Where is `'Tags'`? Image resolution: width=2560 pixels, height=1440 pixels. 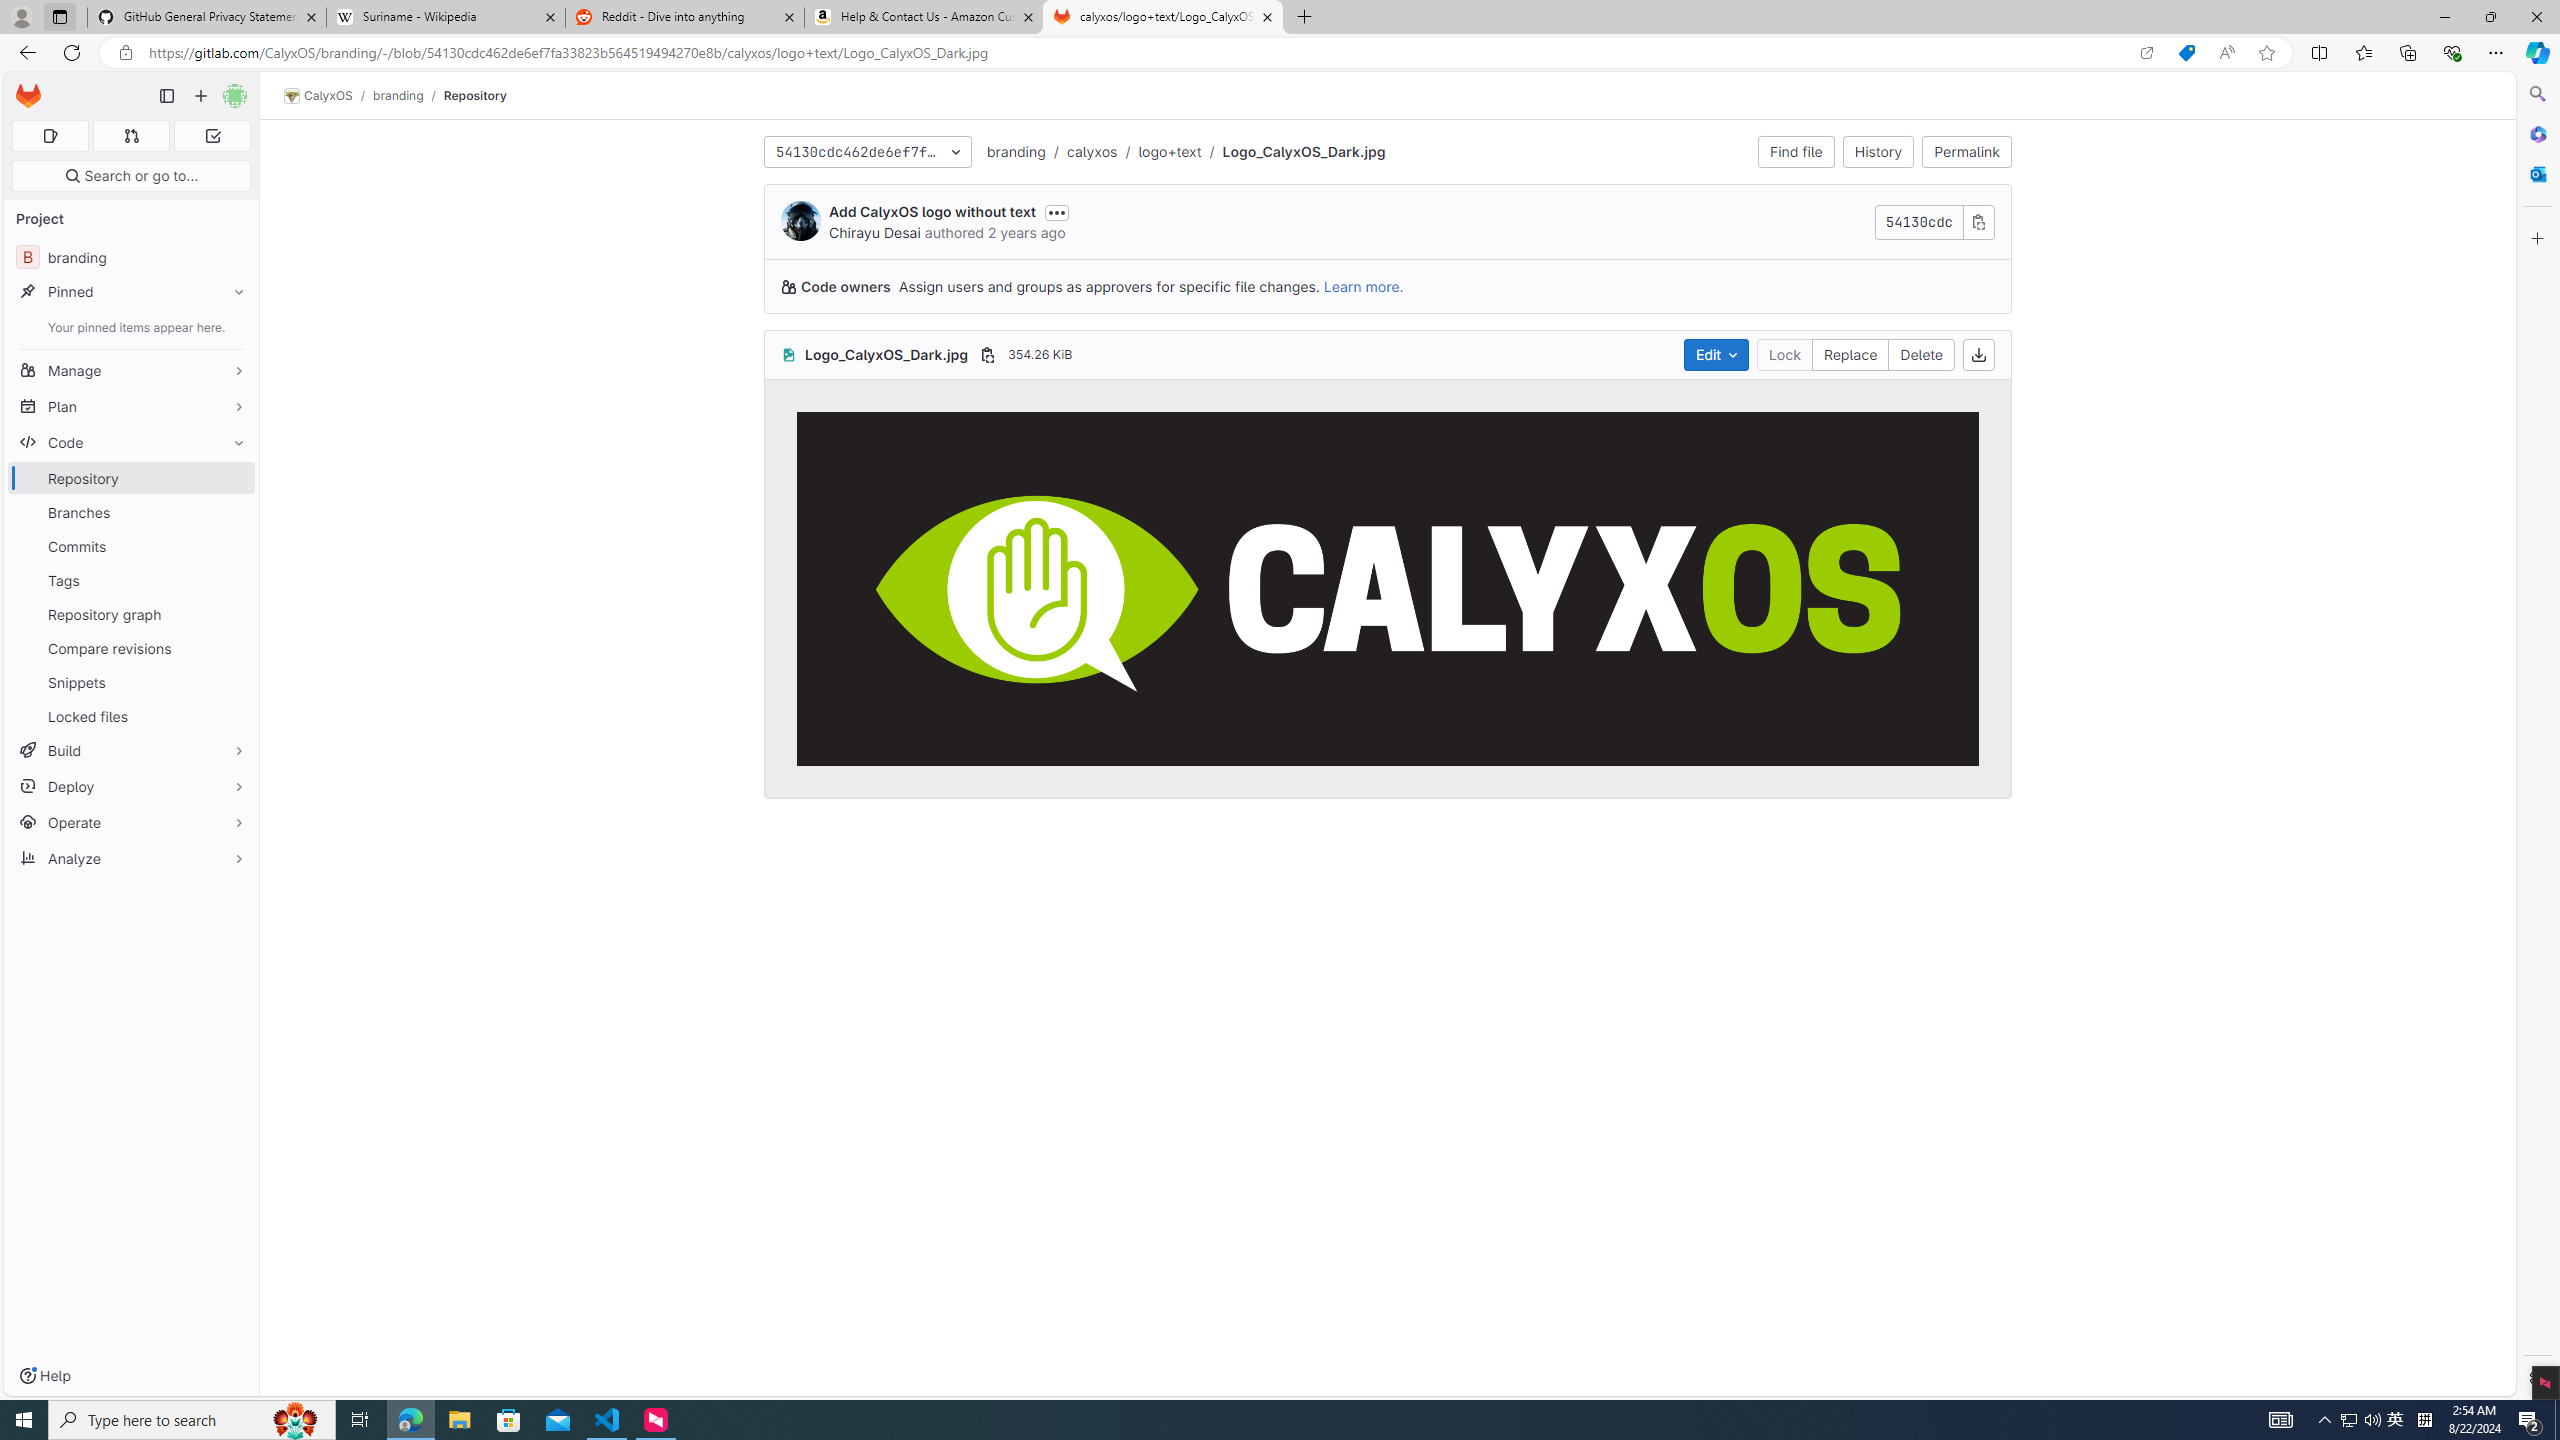 'Tags' is located at coordinates (130, 581).